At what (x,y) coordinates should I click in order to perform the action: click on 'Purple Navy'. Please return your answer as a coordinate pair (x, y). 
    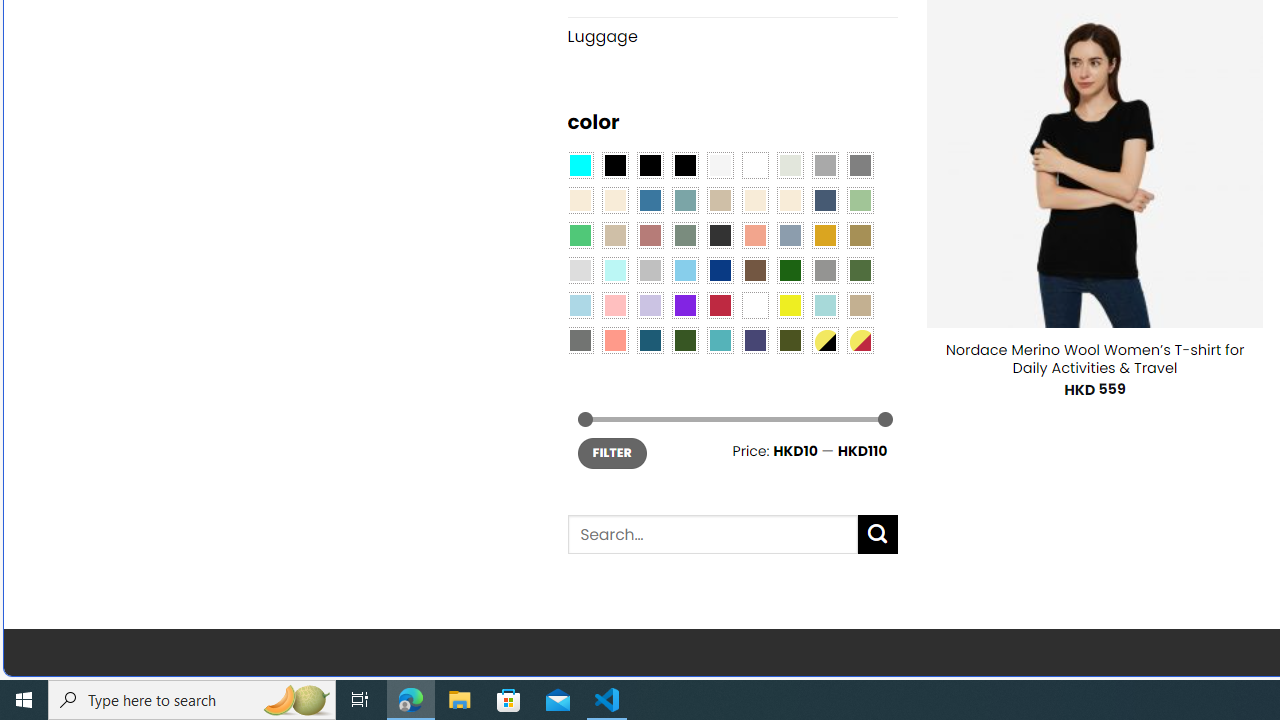
    Looking at the image, I should click on (754, 338).